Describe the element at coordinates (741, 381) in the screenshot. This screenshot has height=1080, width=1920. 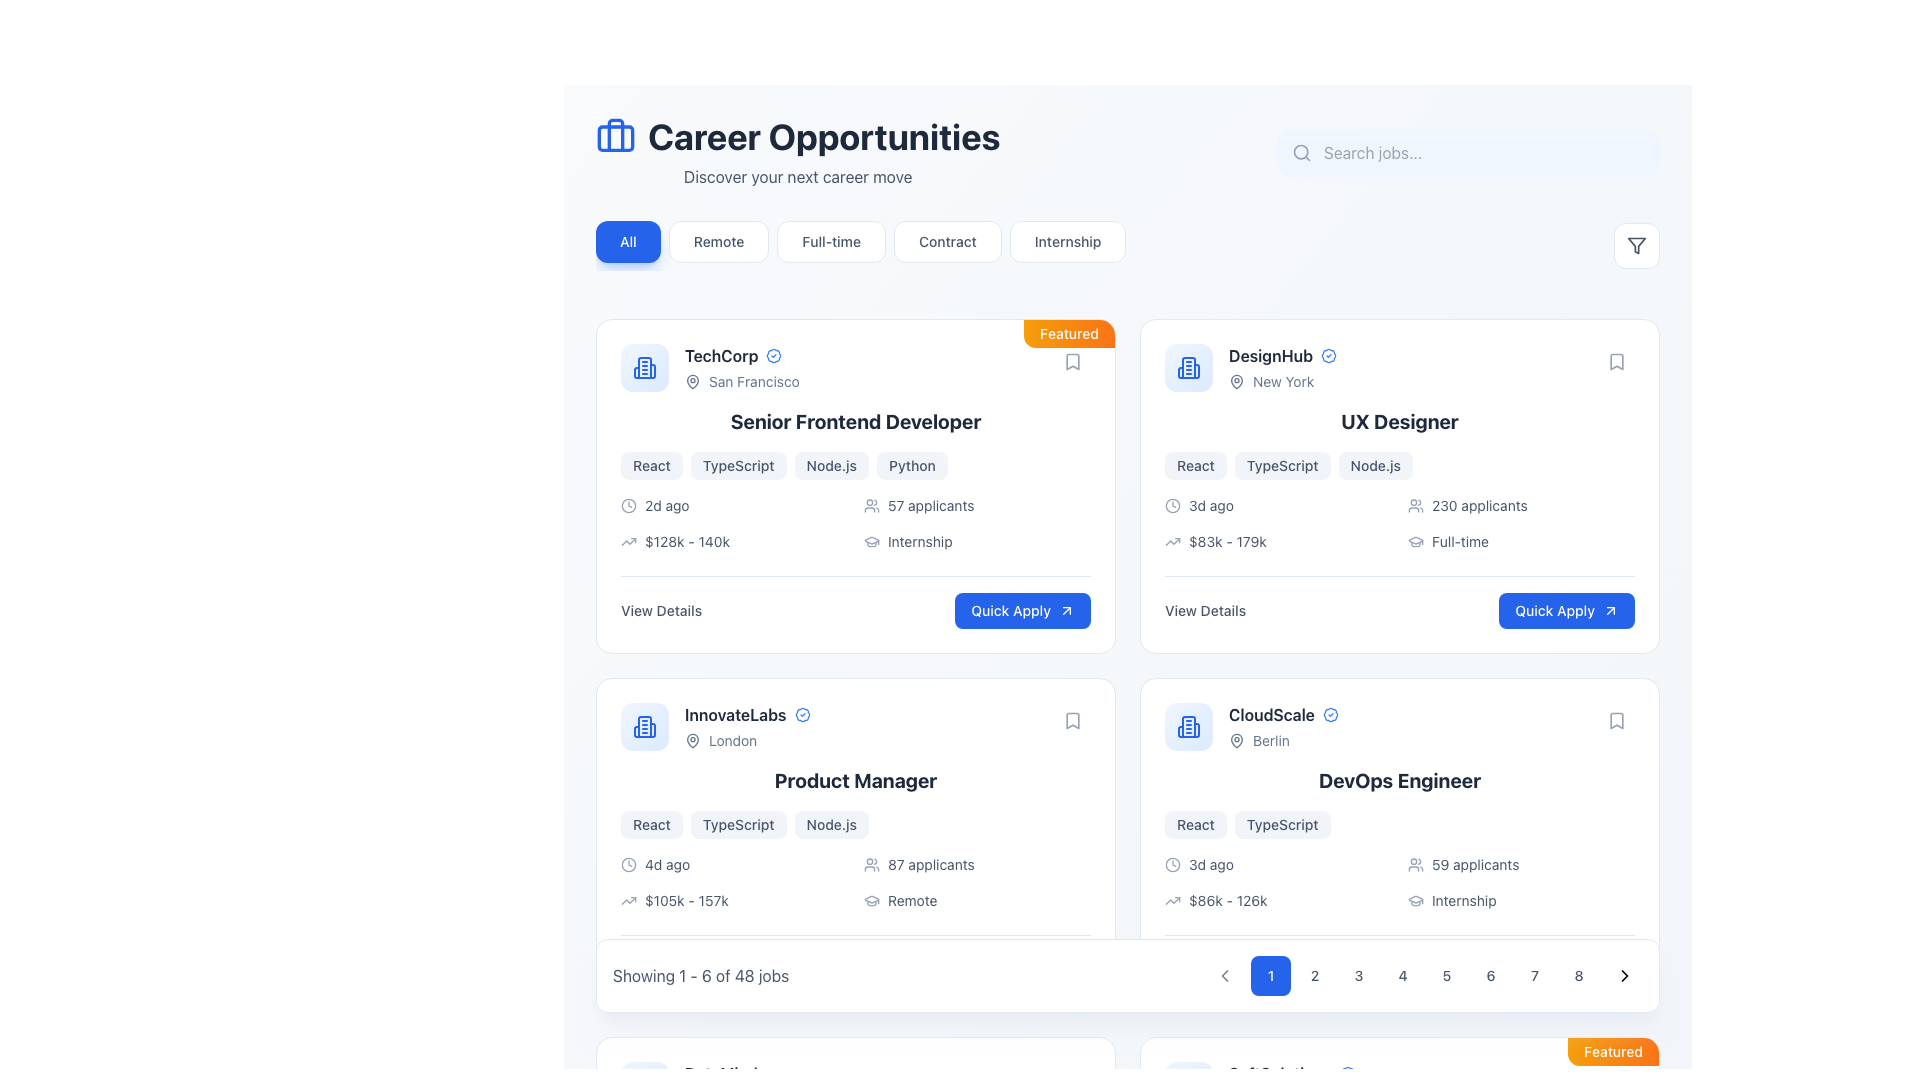
I see `the text label displaying 'San Francisco', which is styled in a smaller font size and gray color, accompanied by a map pin icon, located below the 'TechCorp' name in the career opportunities grid` at that location.